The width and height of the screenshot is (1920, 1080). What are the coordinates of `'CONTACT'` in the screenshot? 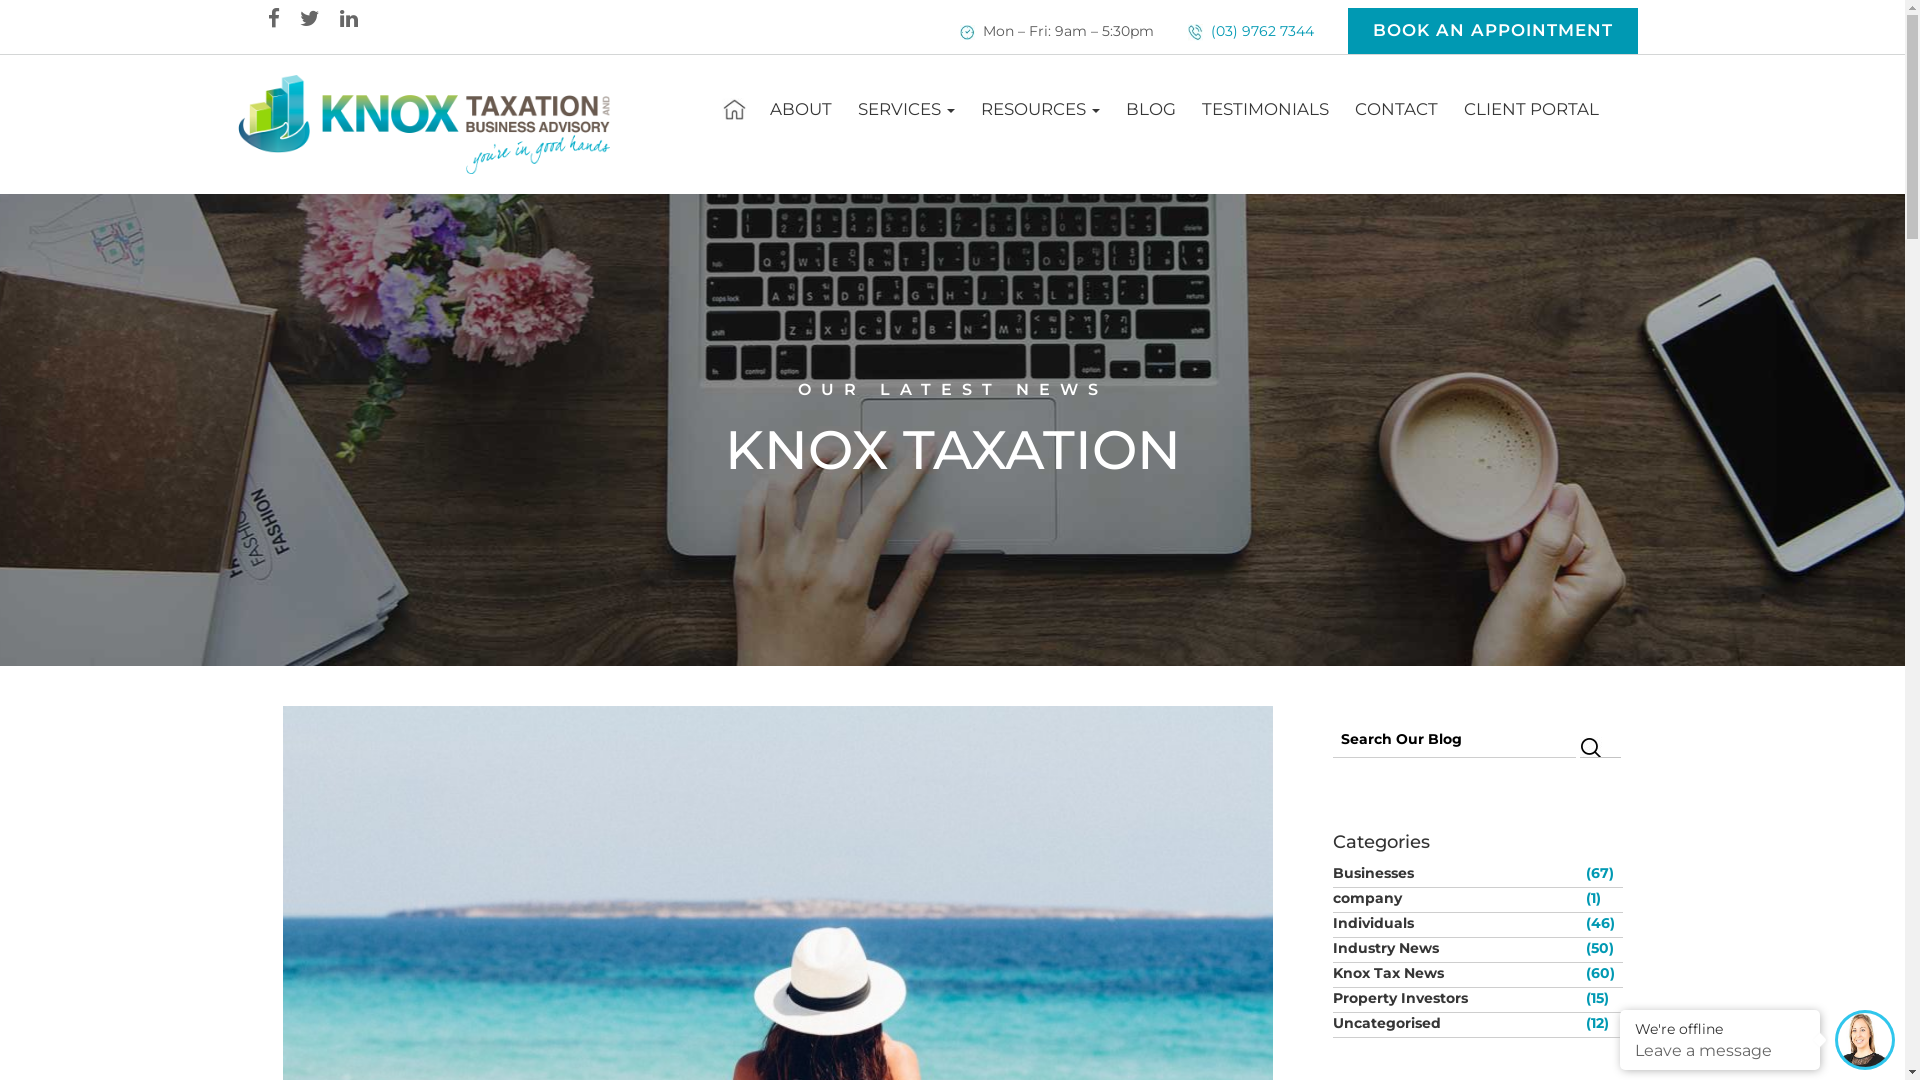 It's located at (1395, 108).